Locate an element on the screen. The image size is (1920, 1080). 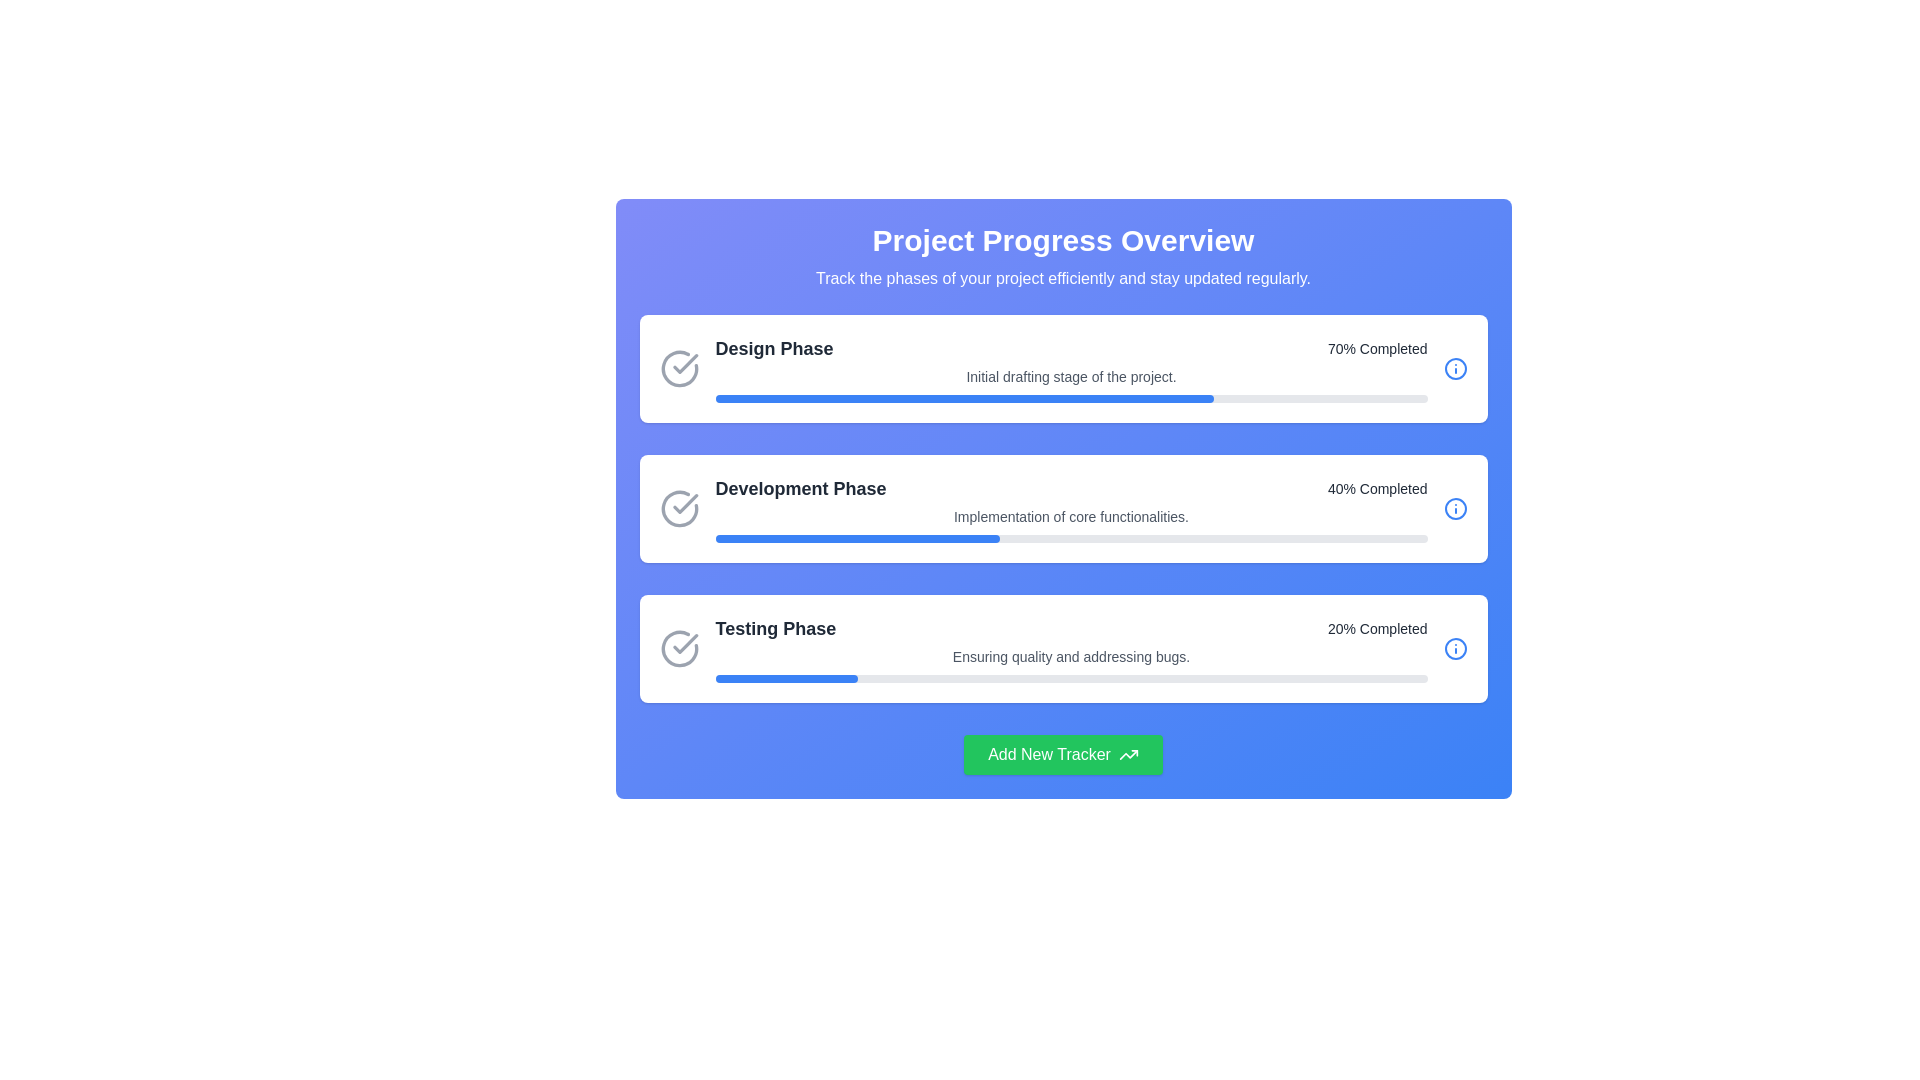
the blue outlined circular 'info' icon located at the far right of the 'Design Phase' card to obtain further information is located at coordinates (1455, 369).